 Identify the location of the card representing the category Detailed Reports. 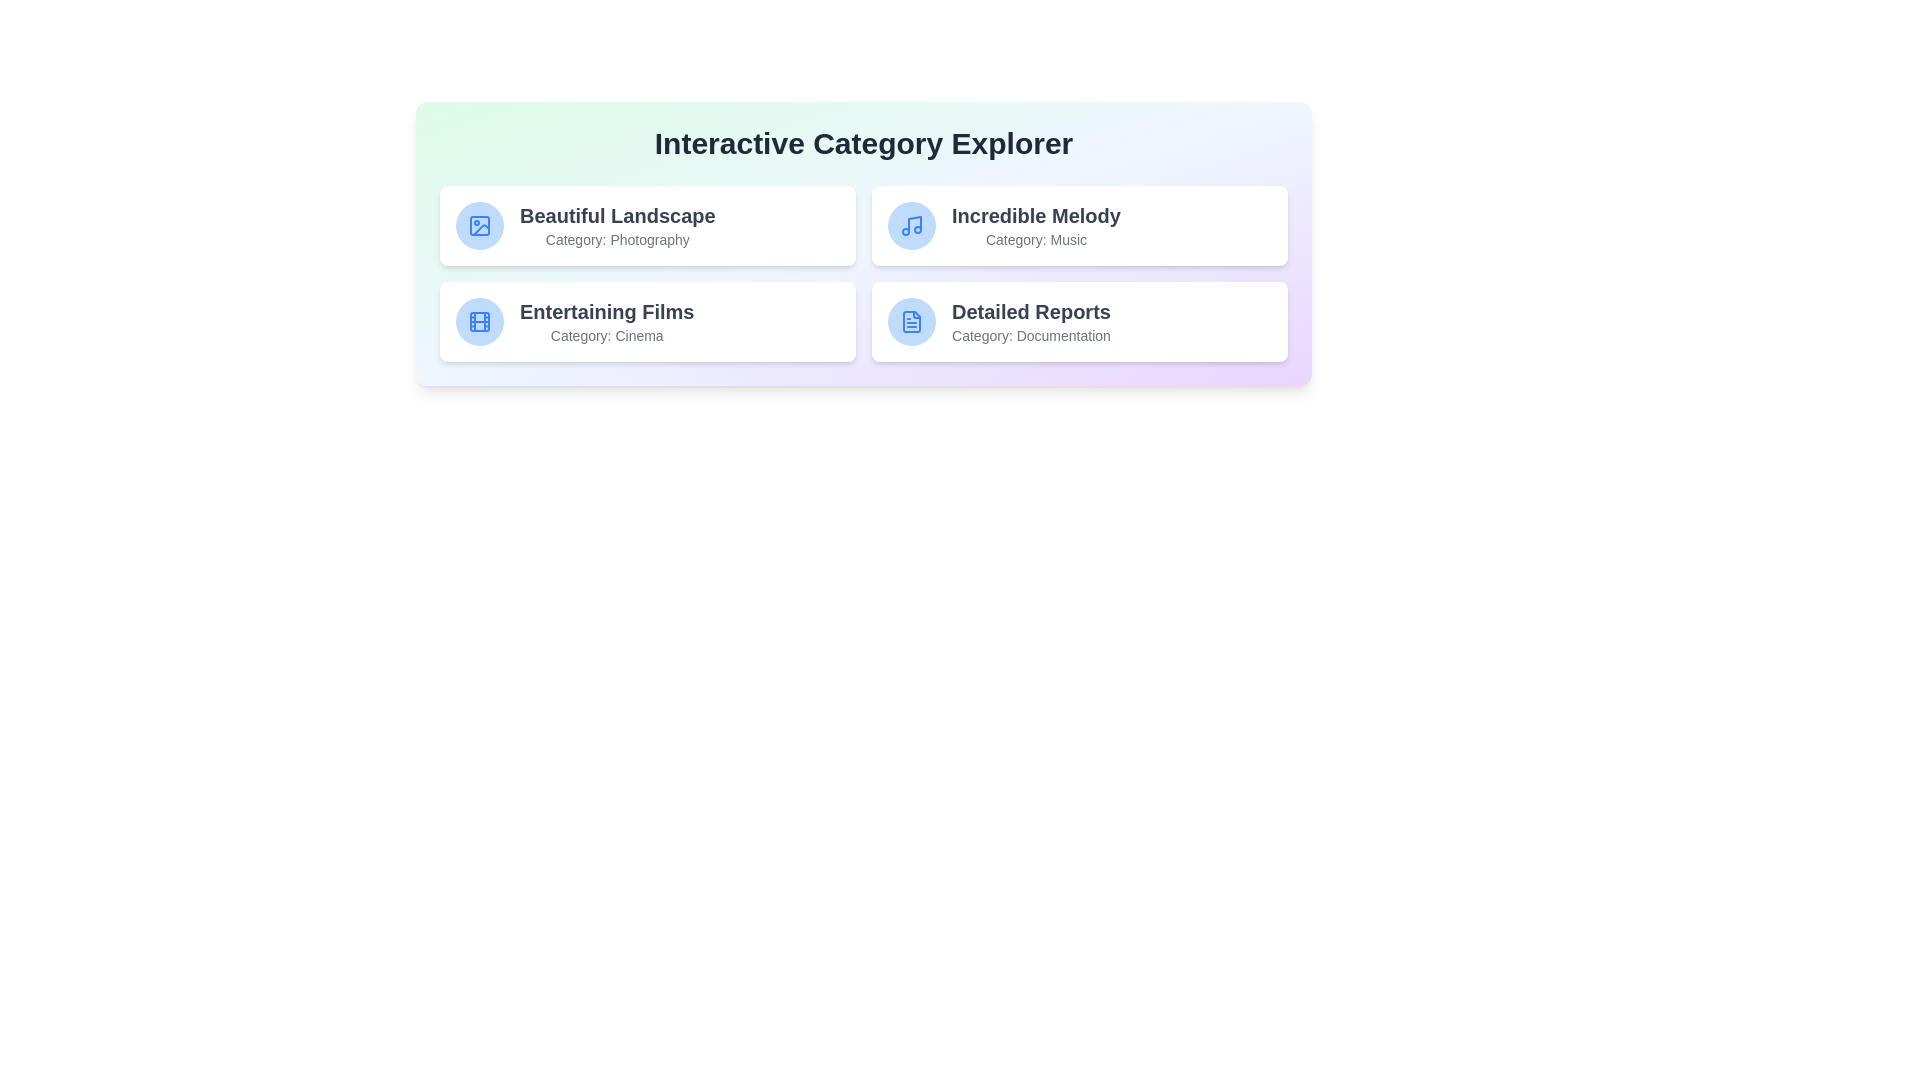
(1079, 320).